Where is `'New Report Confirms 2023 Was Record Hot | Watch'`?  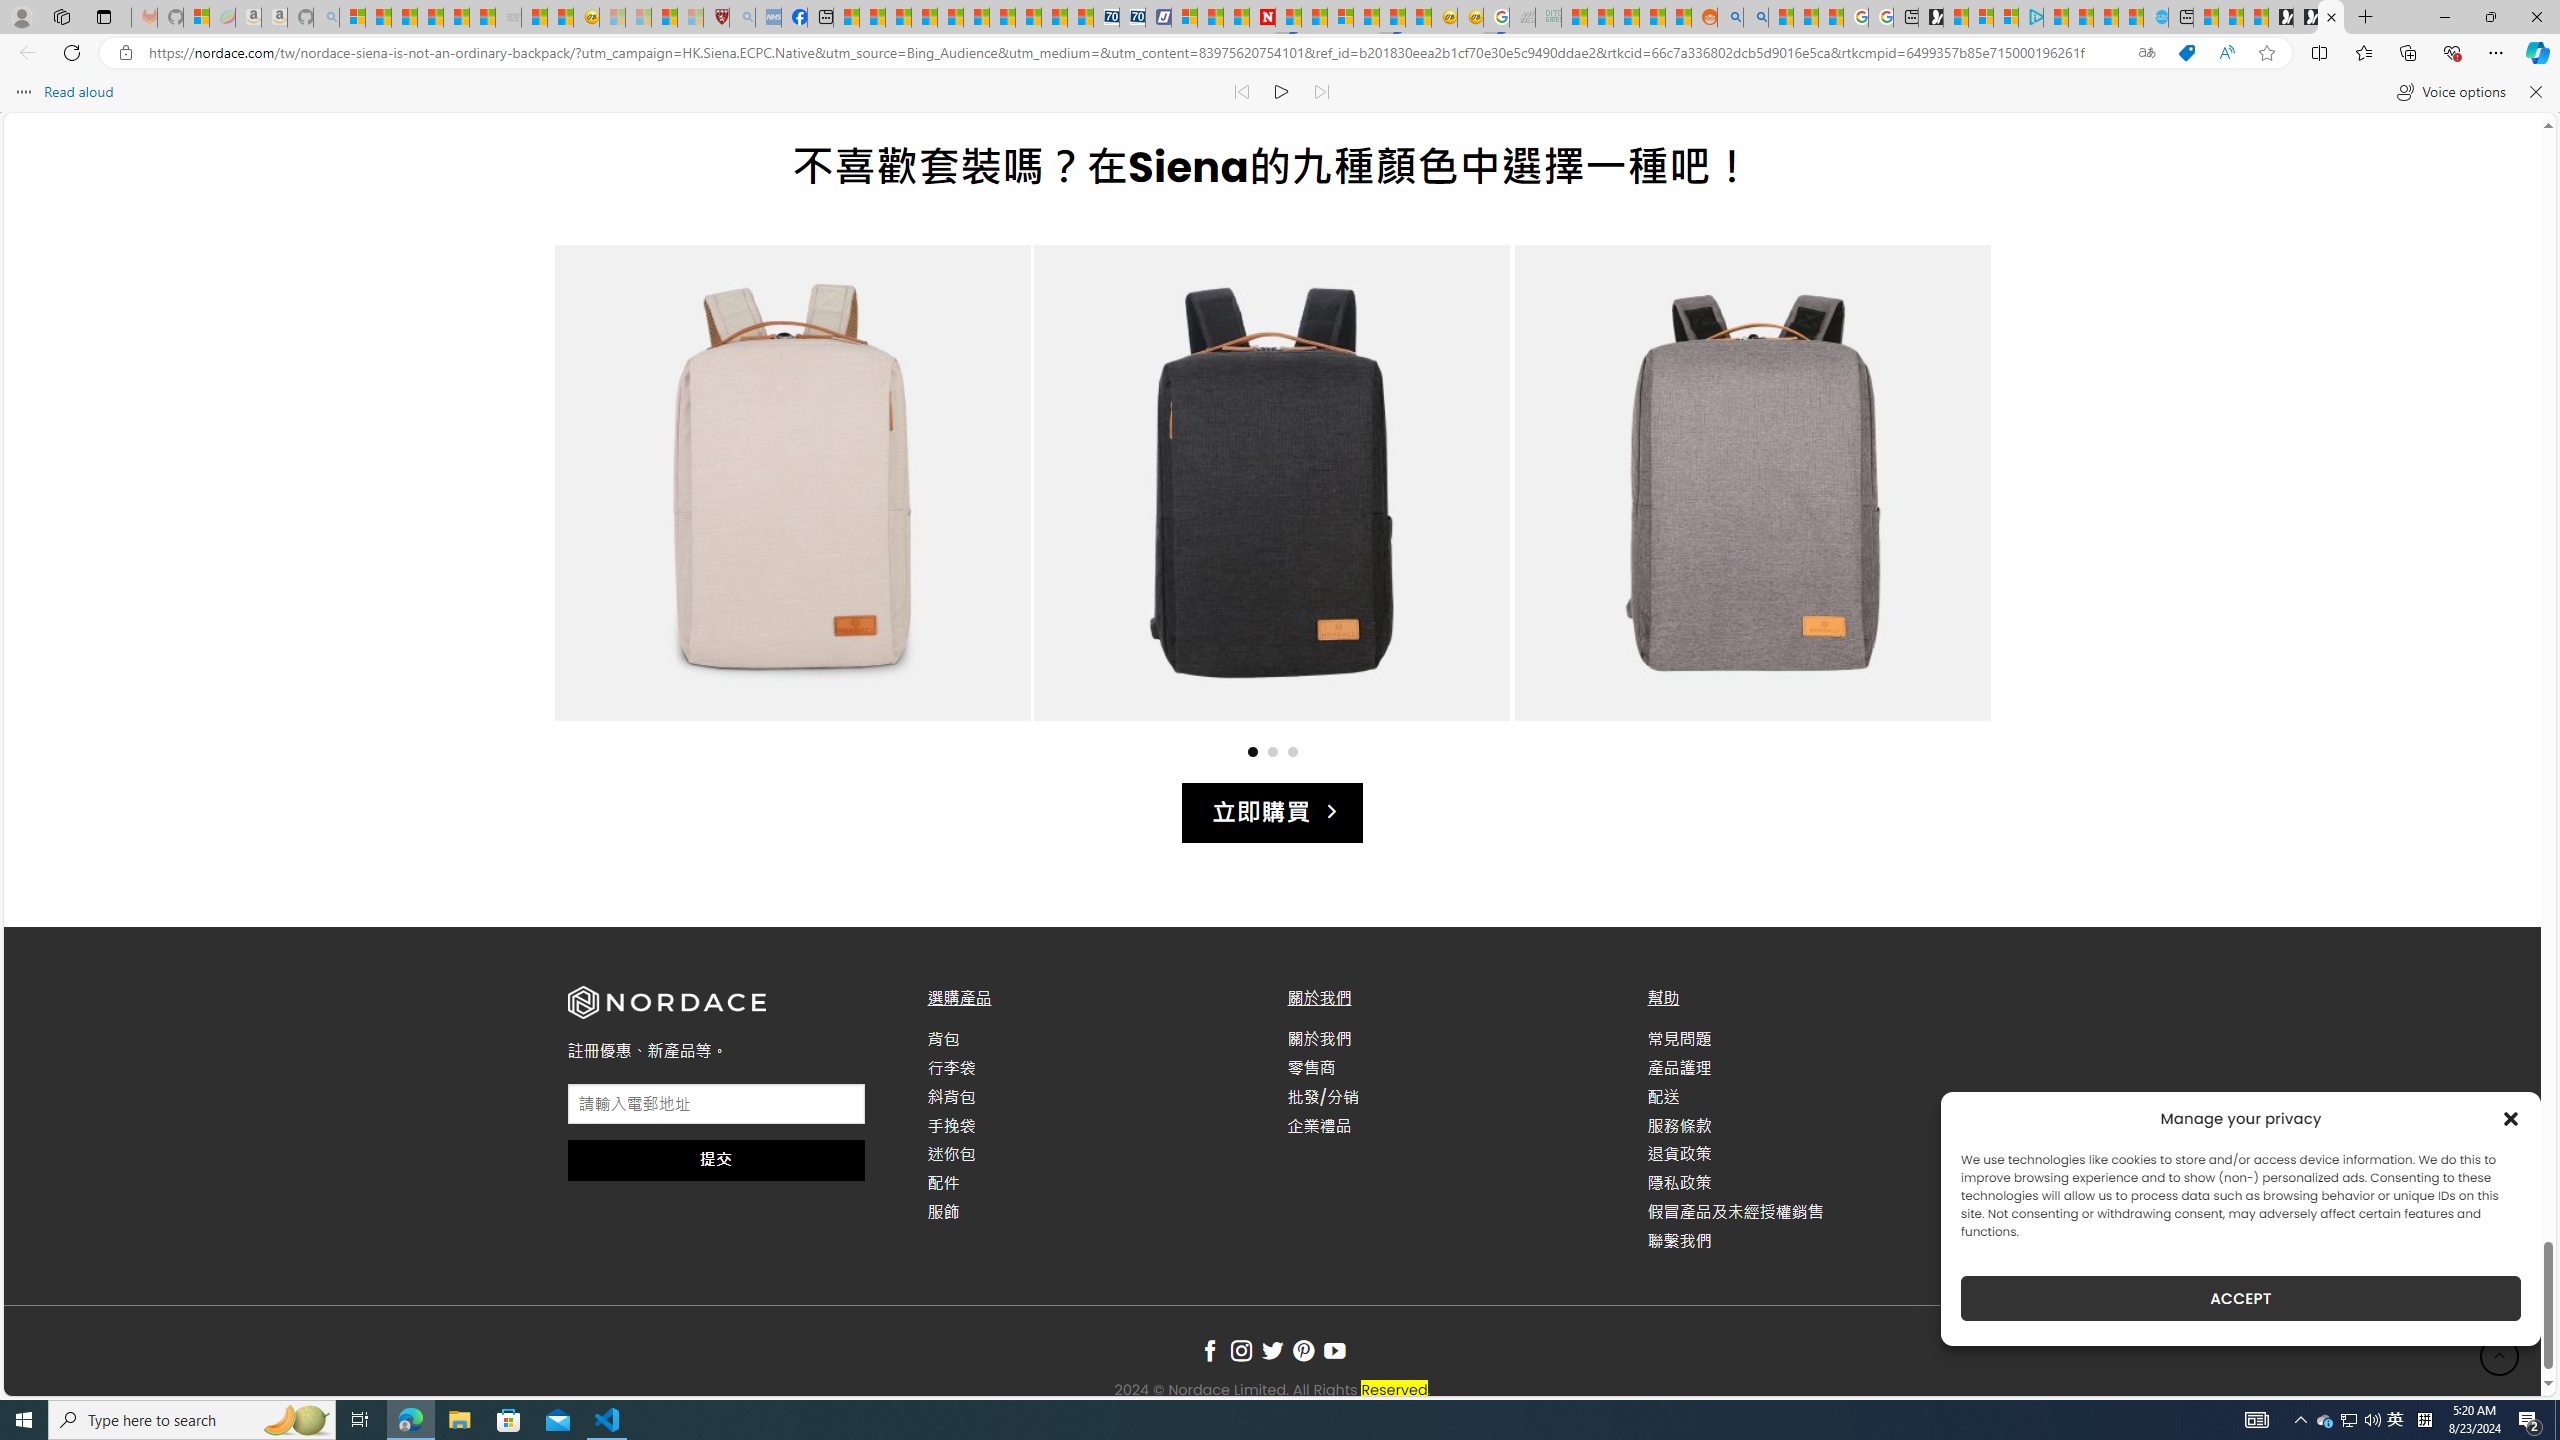
'New Report Confirms 2023 Was Record Hot | Watch' is located at coordinates (456, 16).